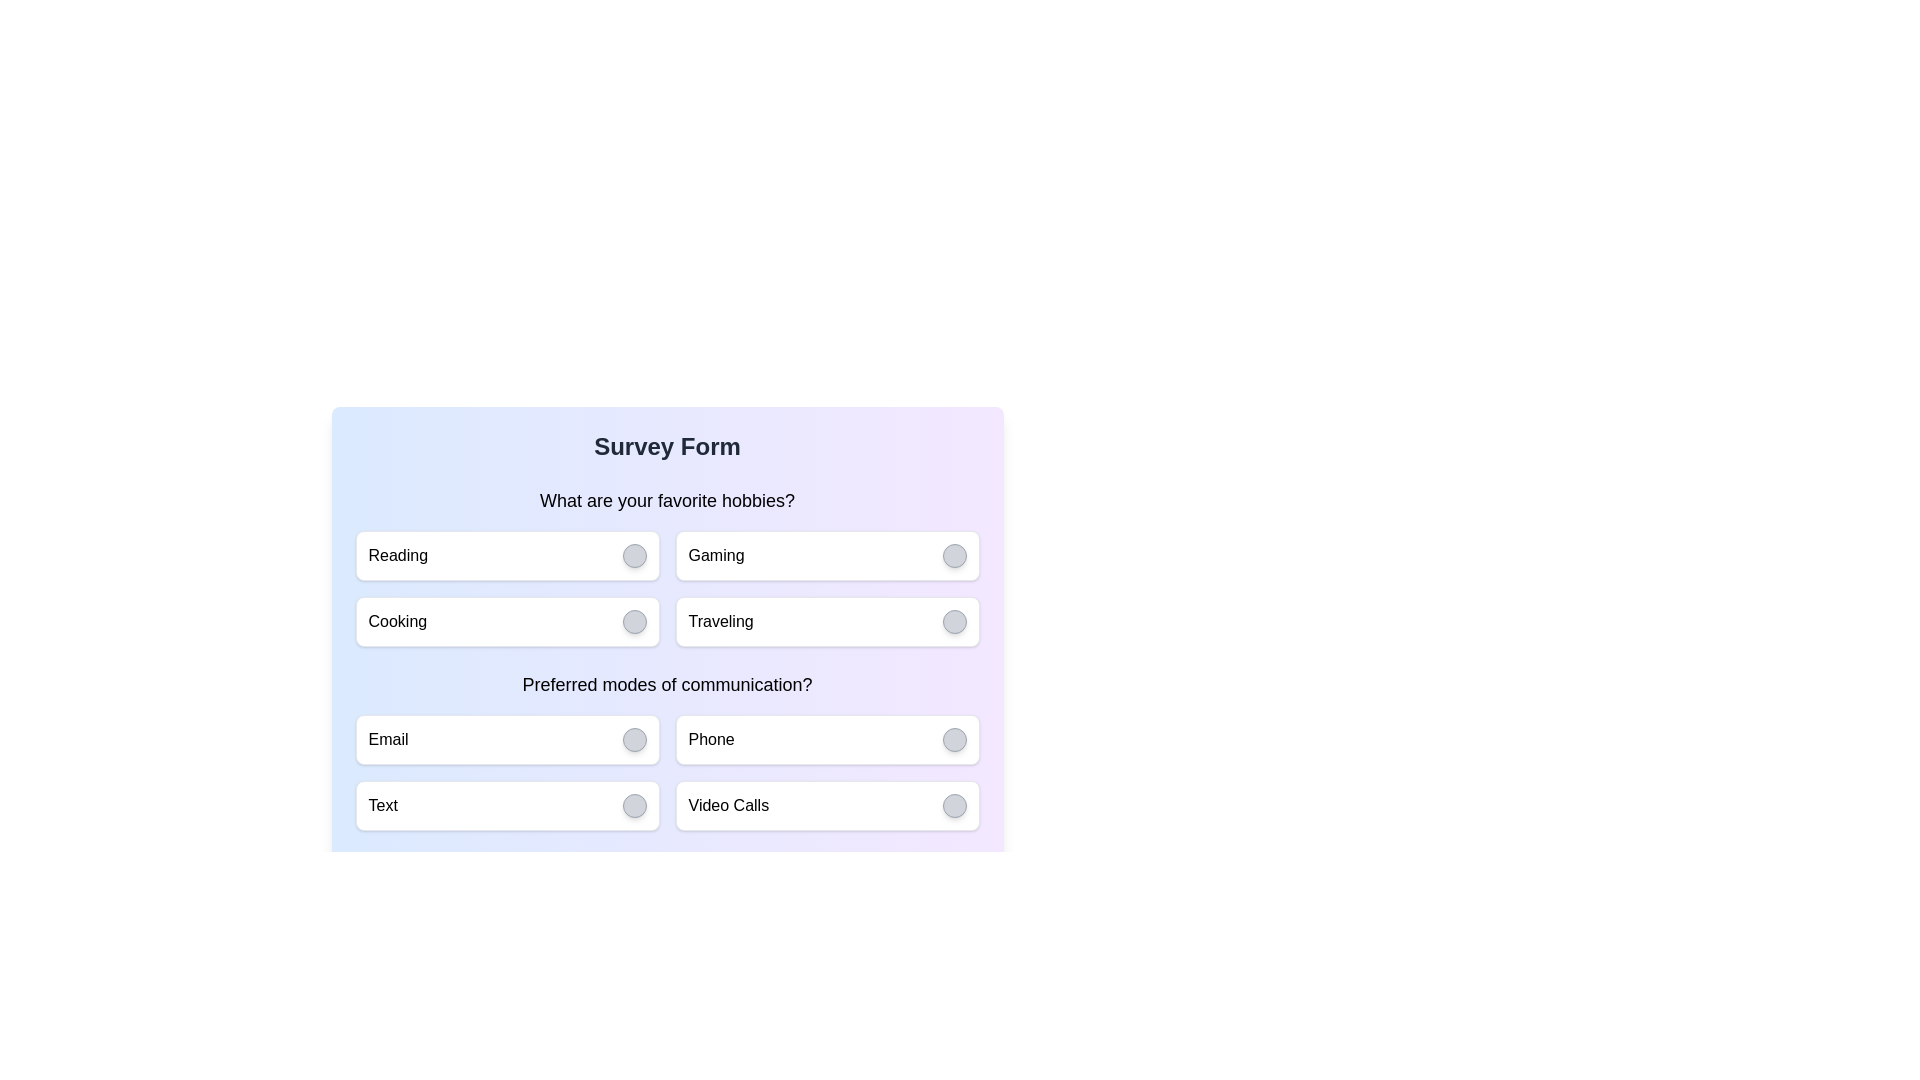 Image resolution: width=1920 pixels, height=1080 pixels. Describe the element at coordinates (383, 805) in the screenshot. I see `the Text Label that provides context for the selection option in the 'Preferred modes of communication?' section, located at the bottom left of the form` at that location.